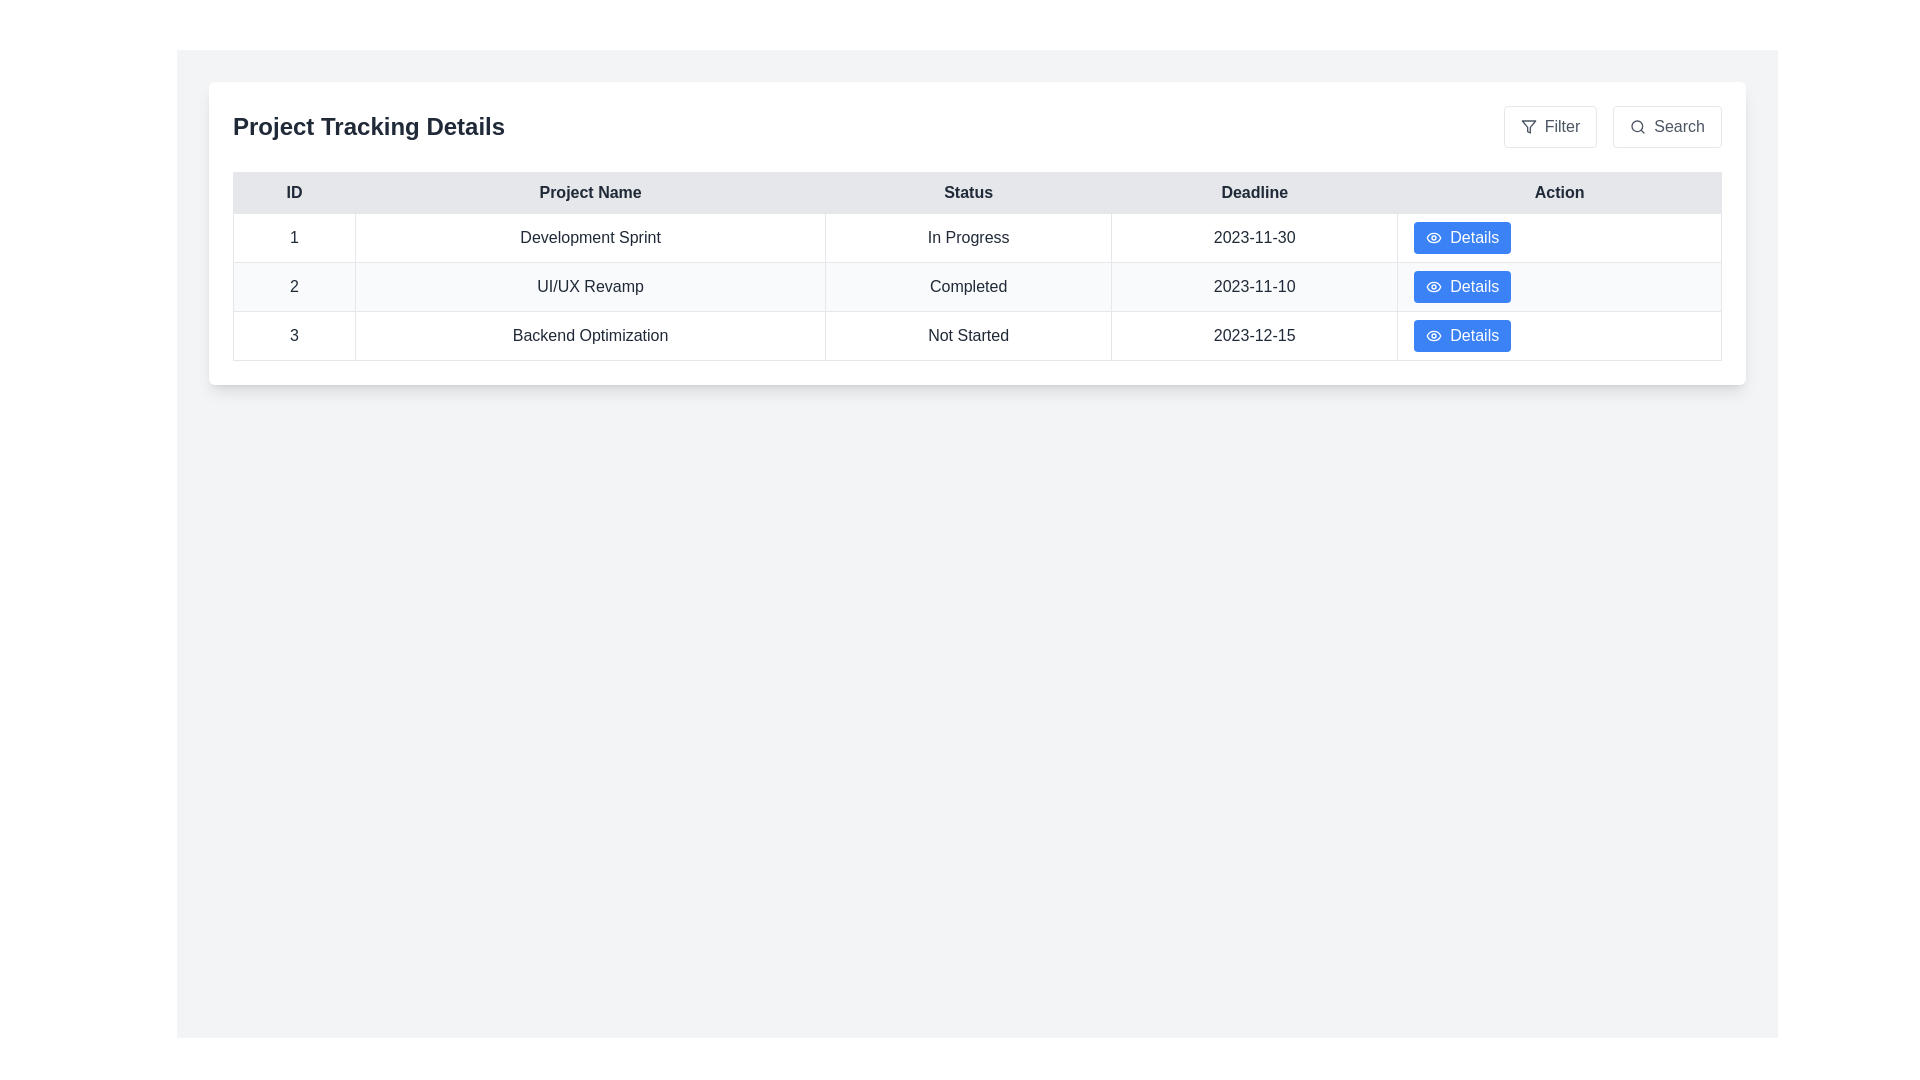 The height and width of the screenshot is (1080, 1920). Describe the element at coordinates (1558, 334) in the screenshot. I see `the button in the last row of the table under the 'Action' column` at that location.